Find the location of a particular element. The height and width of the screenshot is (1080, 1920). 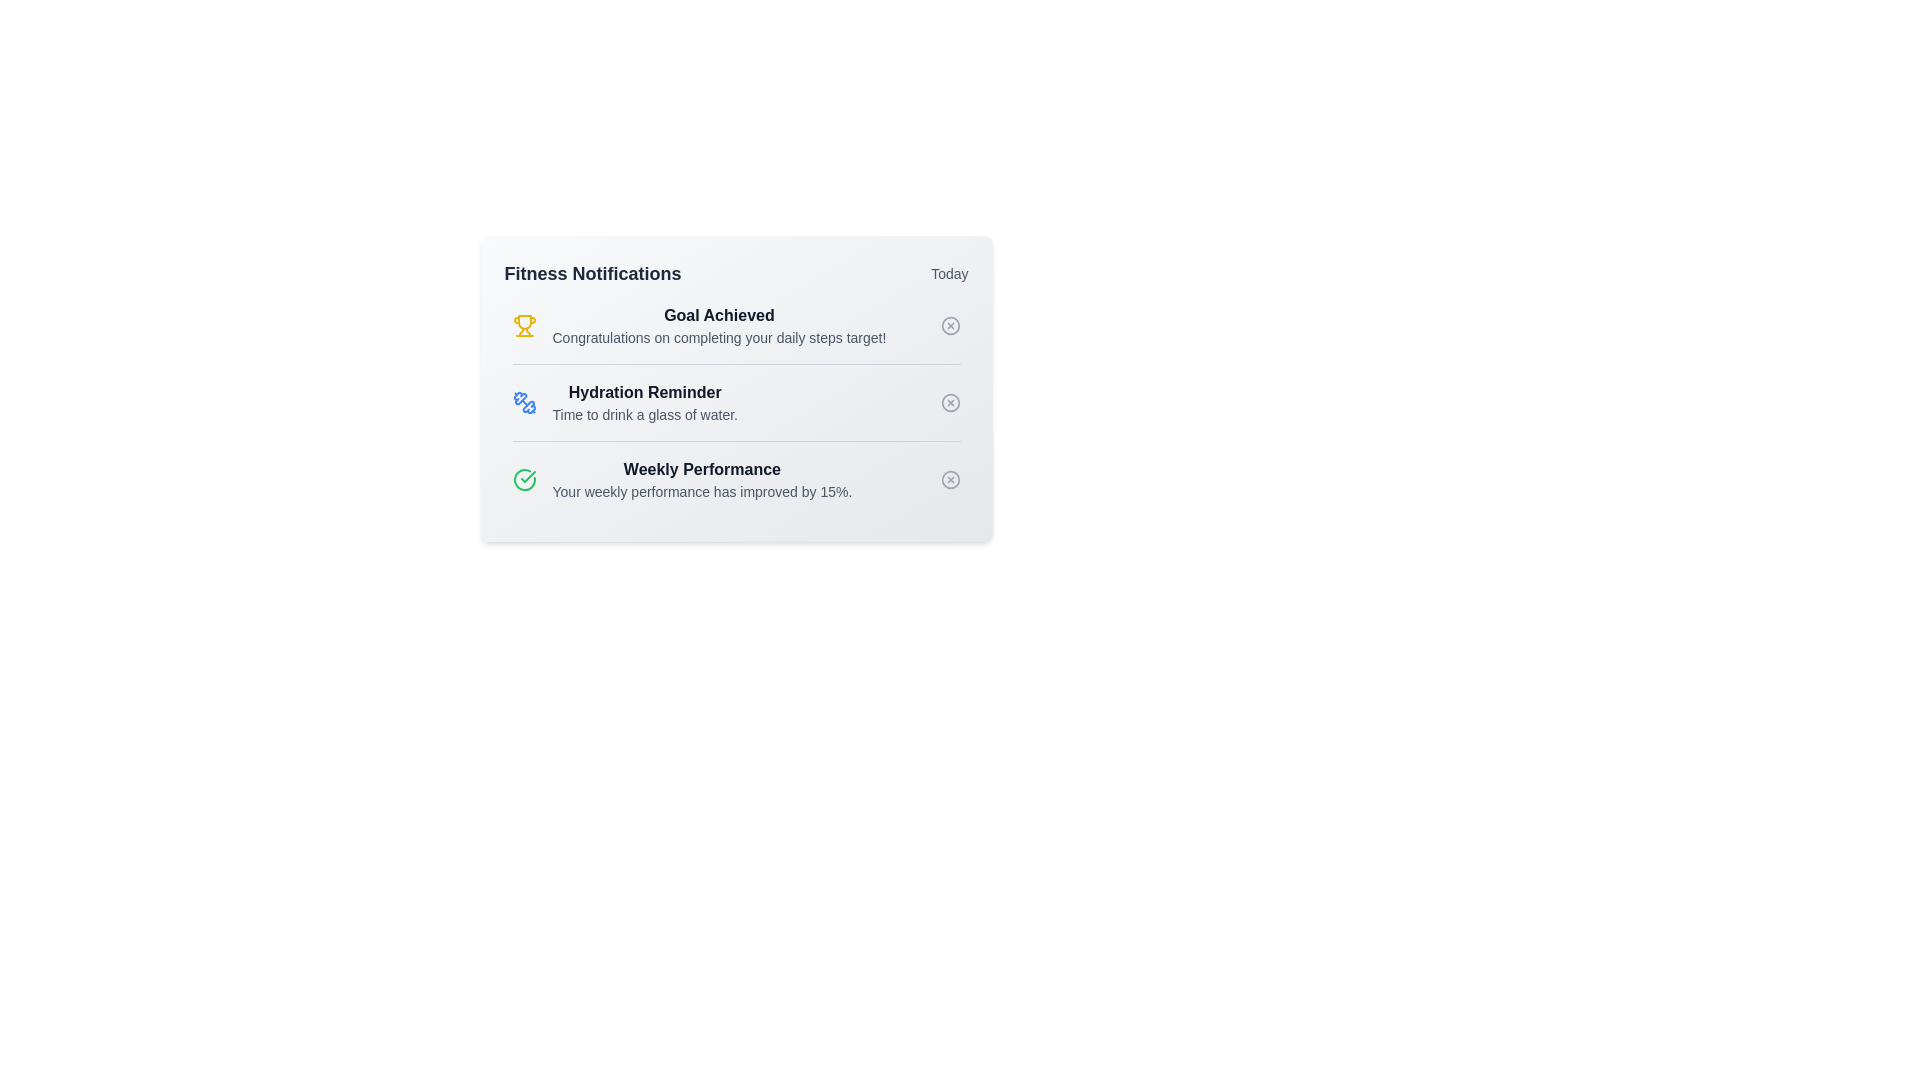

text of the notification component titled 'Hydration Reminder' which is centrally aligned in the notification panel and positioned as the second entry under 'Fitness Notifications' is located at coordinates (645, 402).